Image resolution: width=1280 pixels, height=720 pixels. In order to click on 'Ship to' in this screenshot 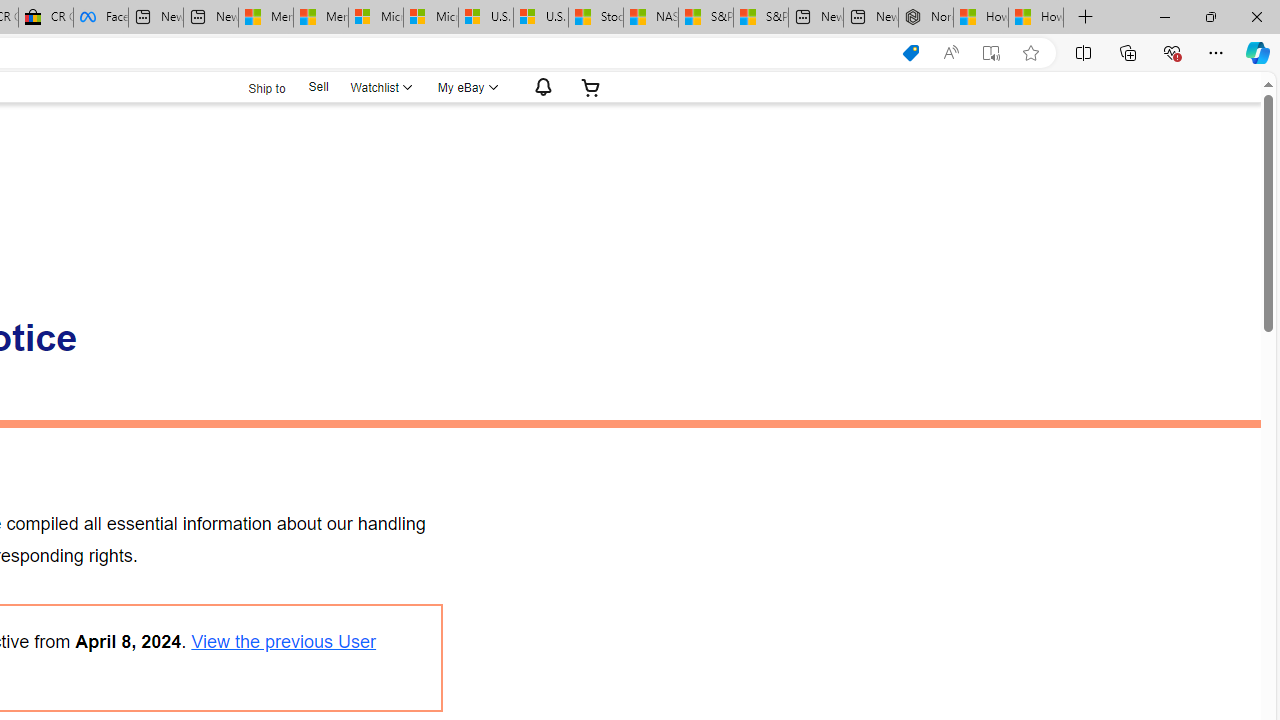, I will do `click(253, 85)`.